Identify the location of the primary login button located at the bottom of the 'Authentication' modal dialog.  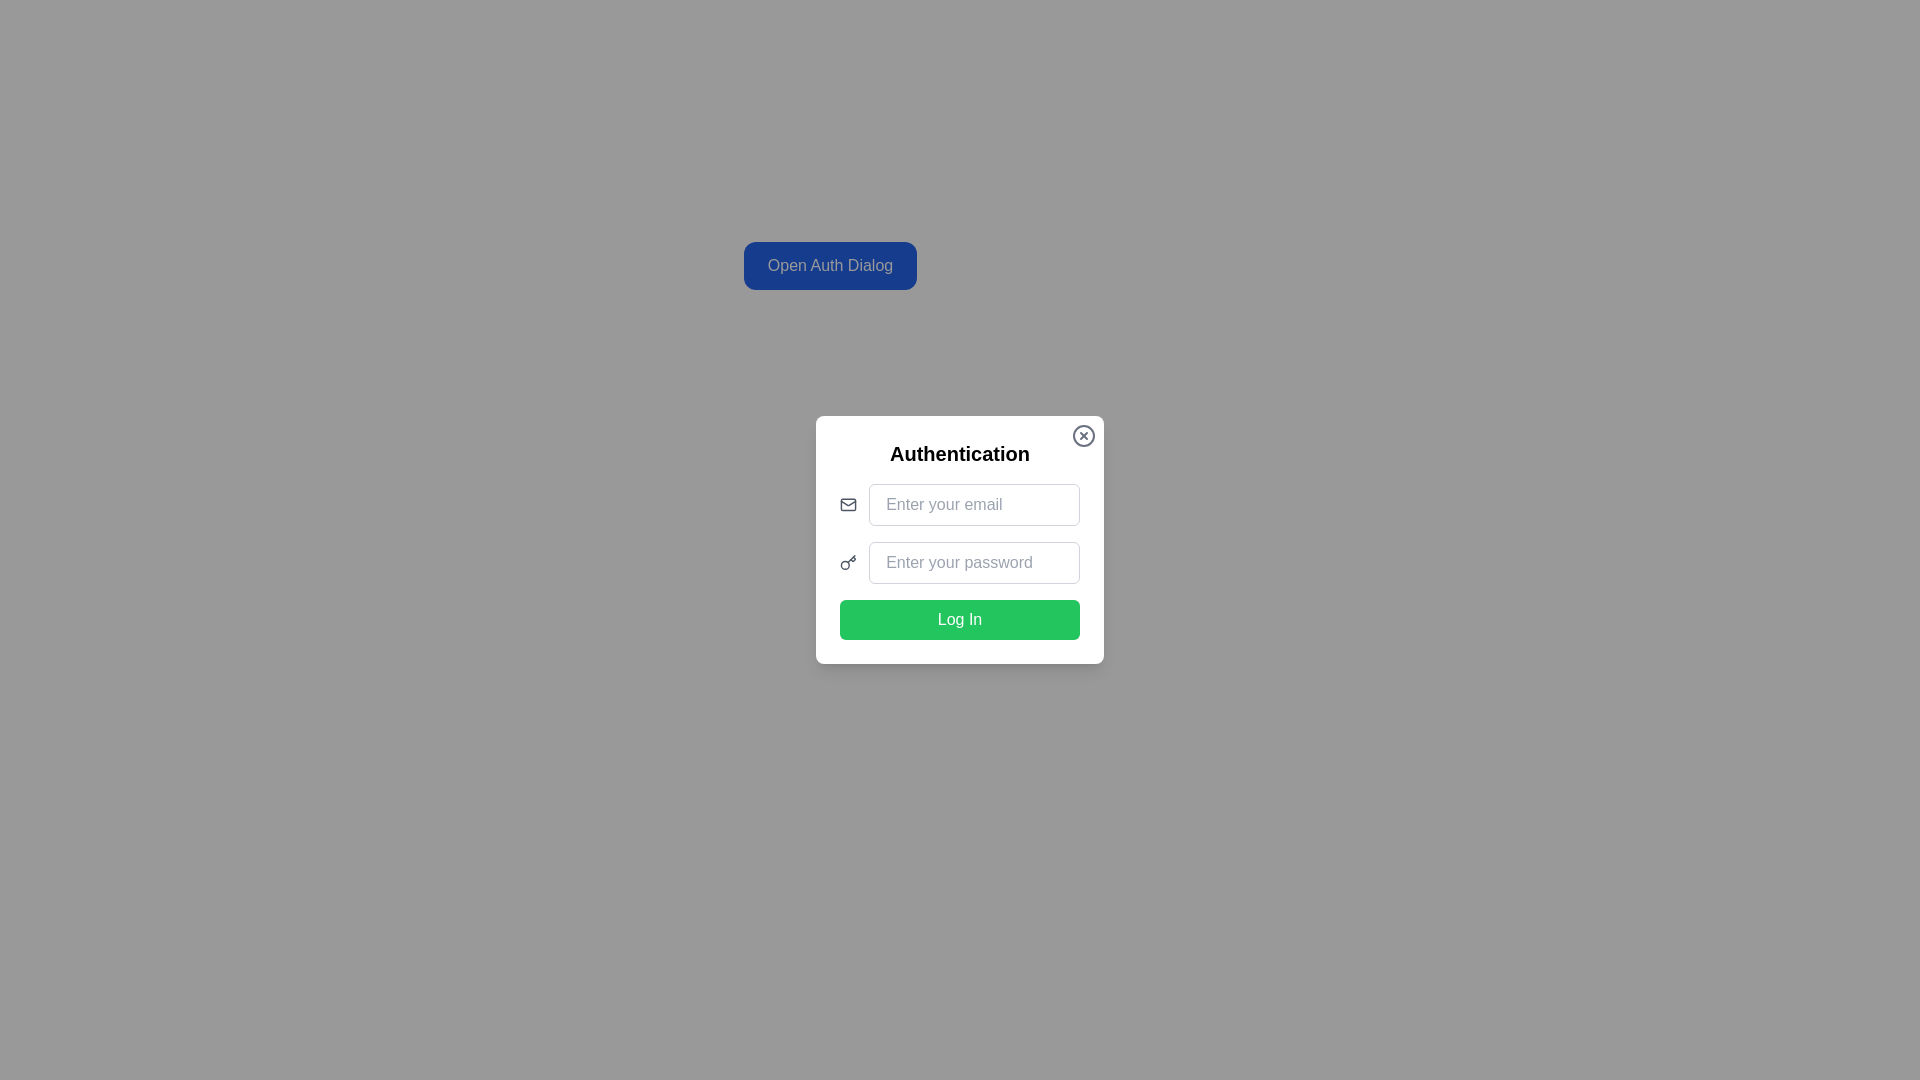
(960, 619).